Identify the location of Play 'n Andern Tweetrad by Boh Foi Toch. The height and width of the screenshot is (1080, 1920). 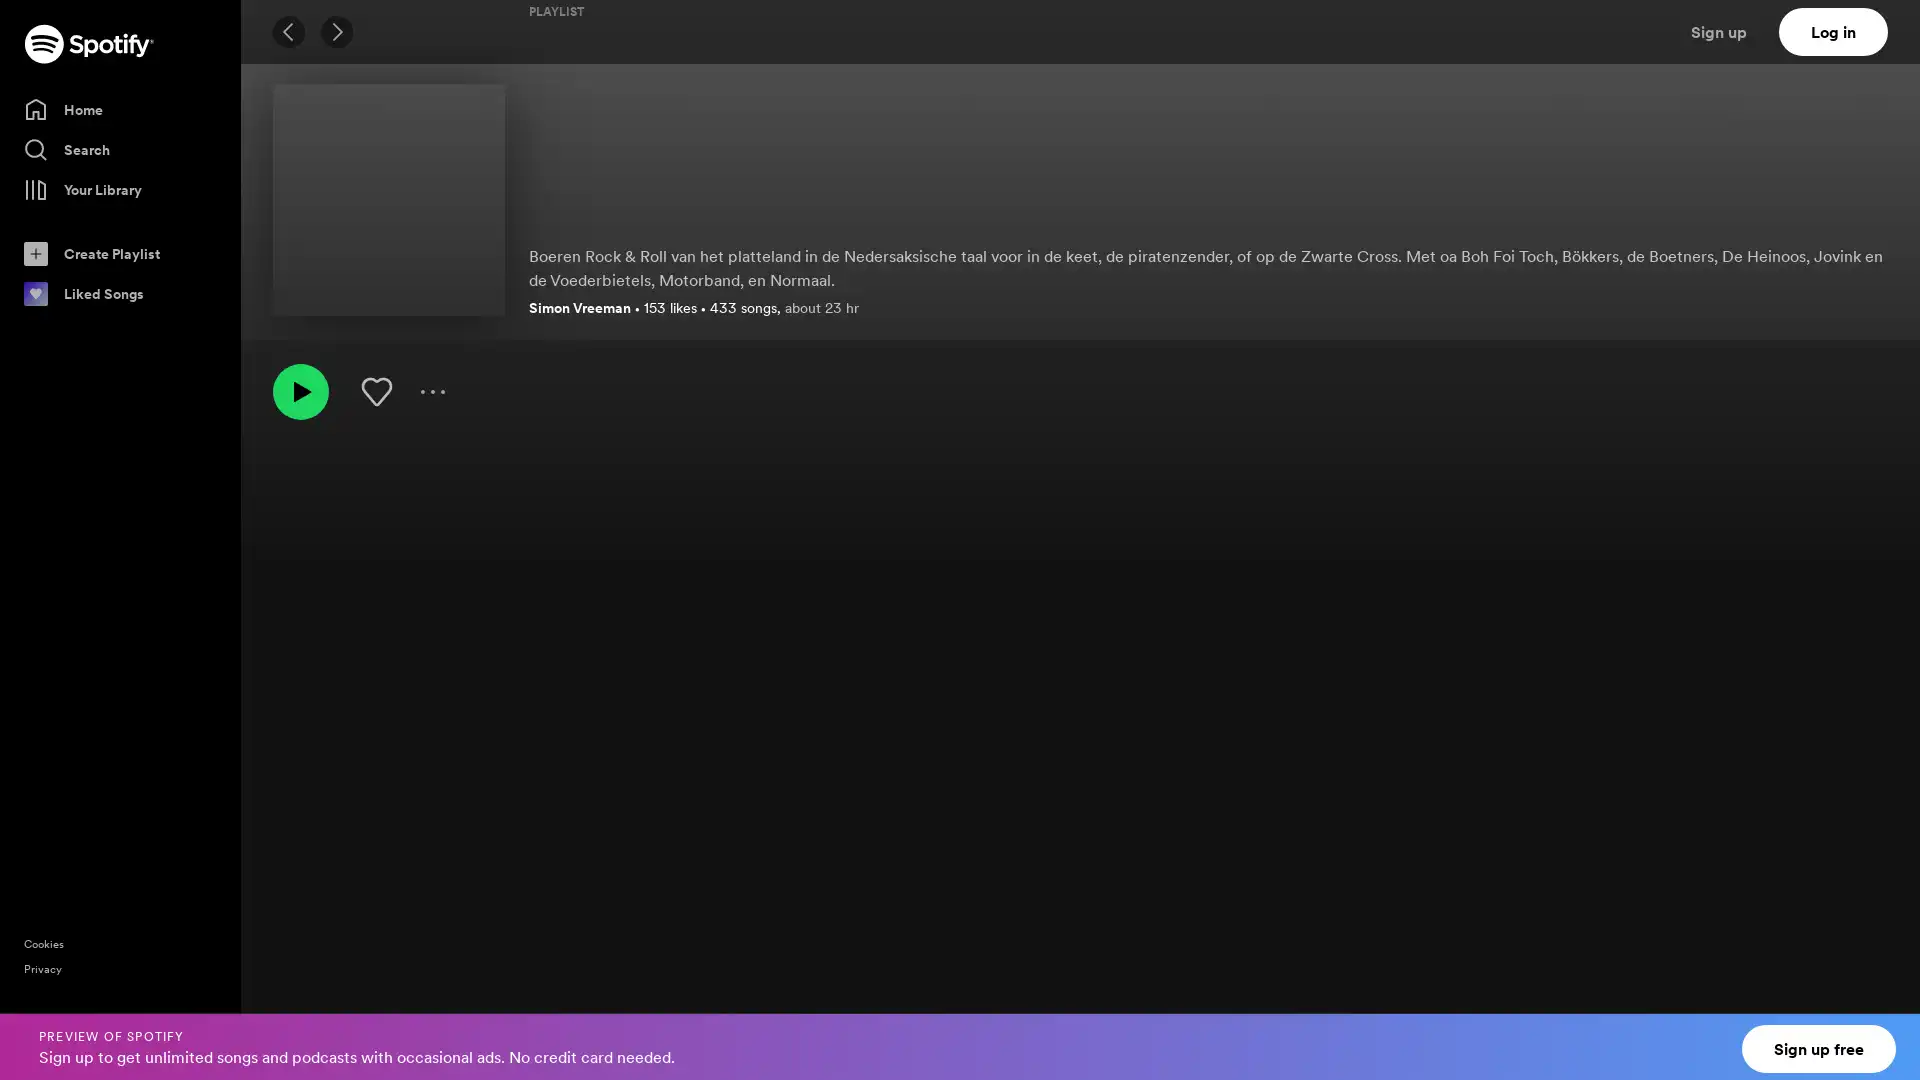
(297, 918).